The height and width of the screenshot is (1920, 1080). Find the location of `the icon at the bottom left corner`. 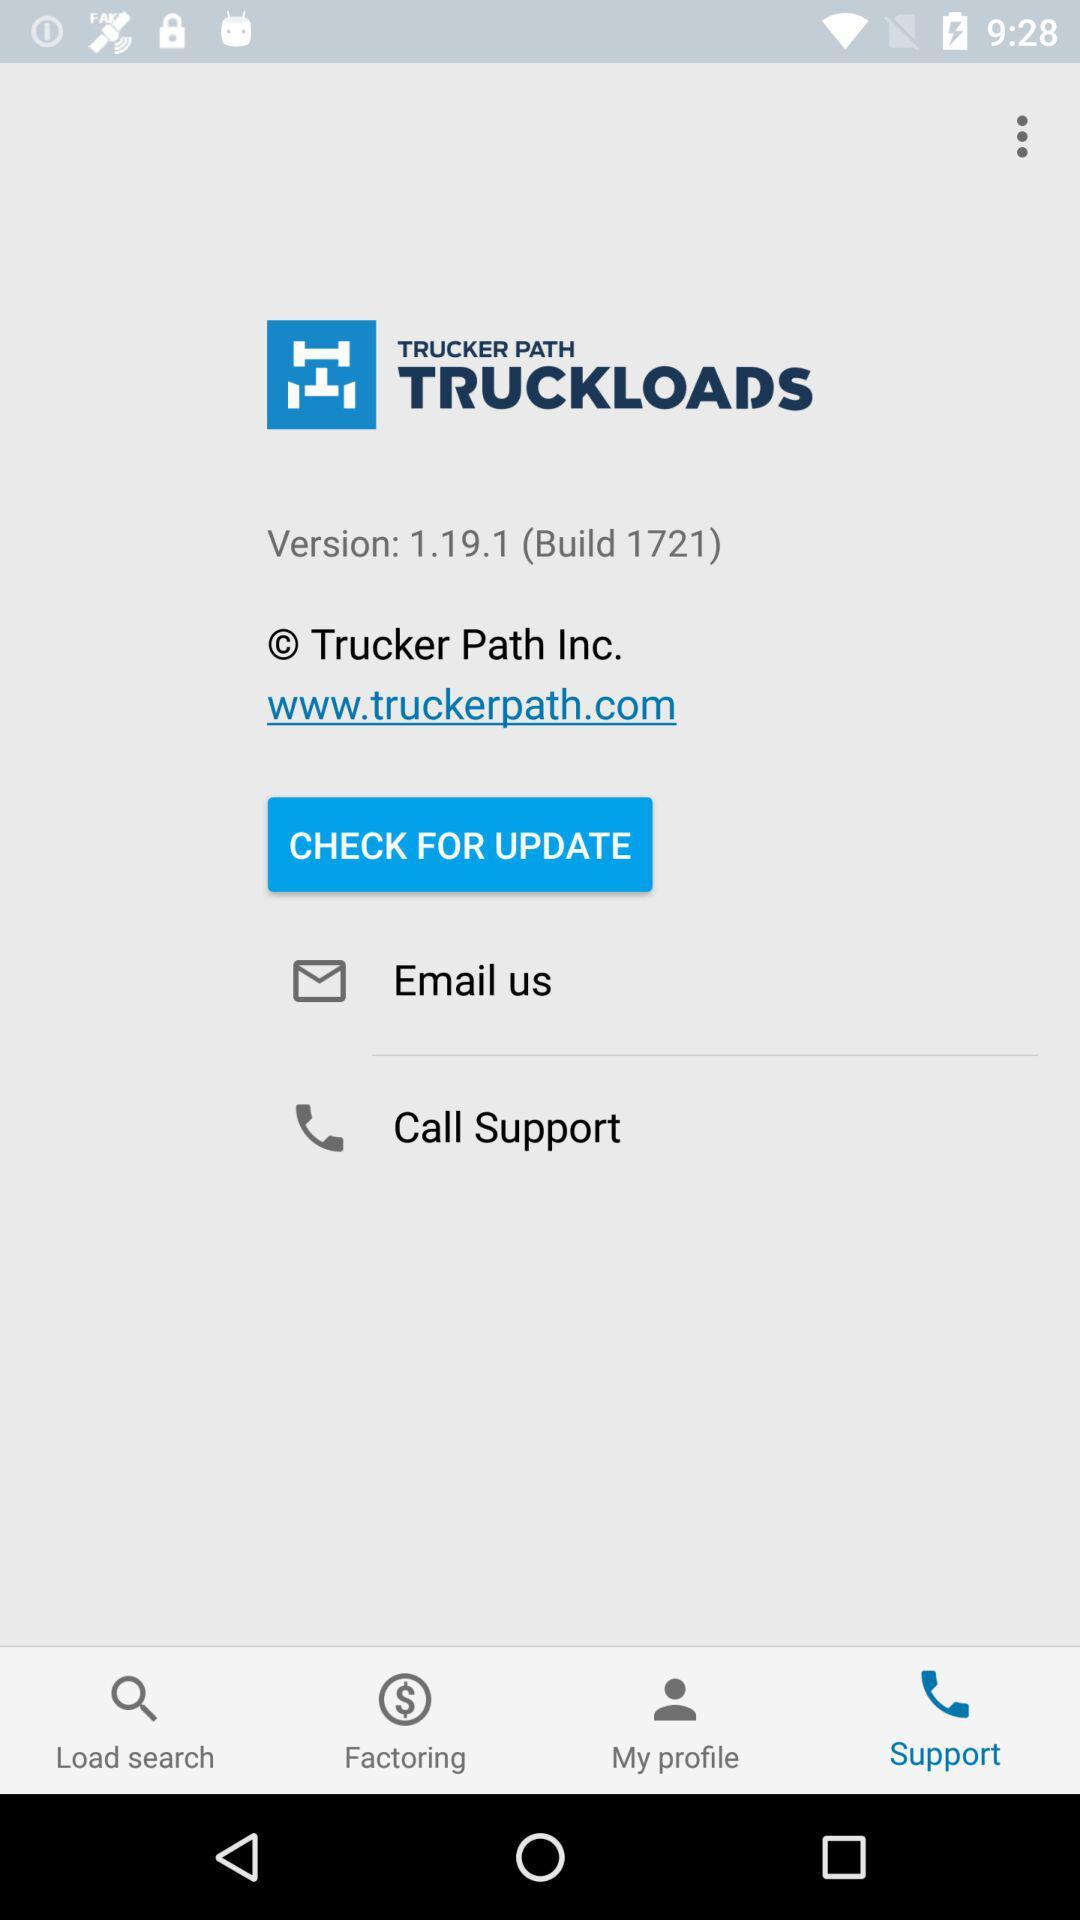

the icon at the bottom left corner is located at coordinates (135, 1719).